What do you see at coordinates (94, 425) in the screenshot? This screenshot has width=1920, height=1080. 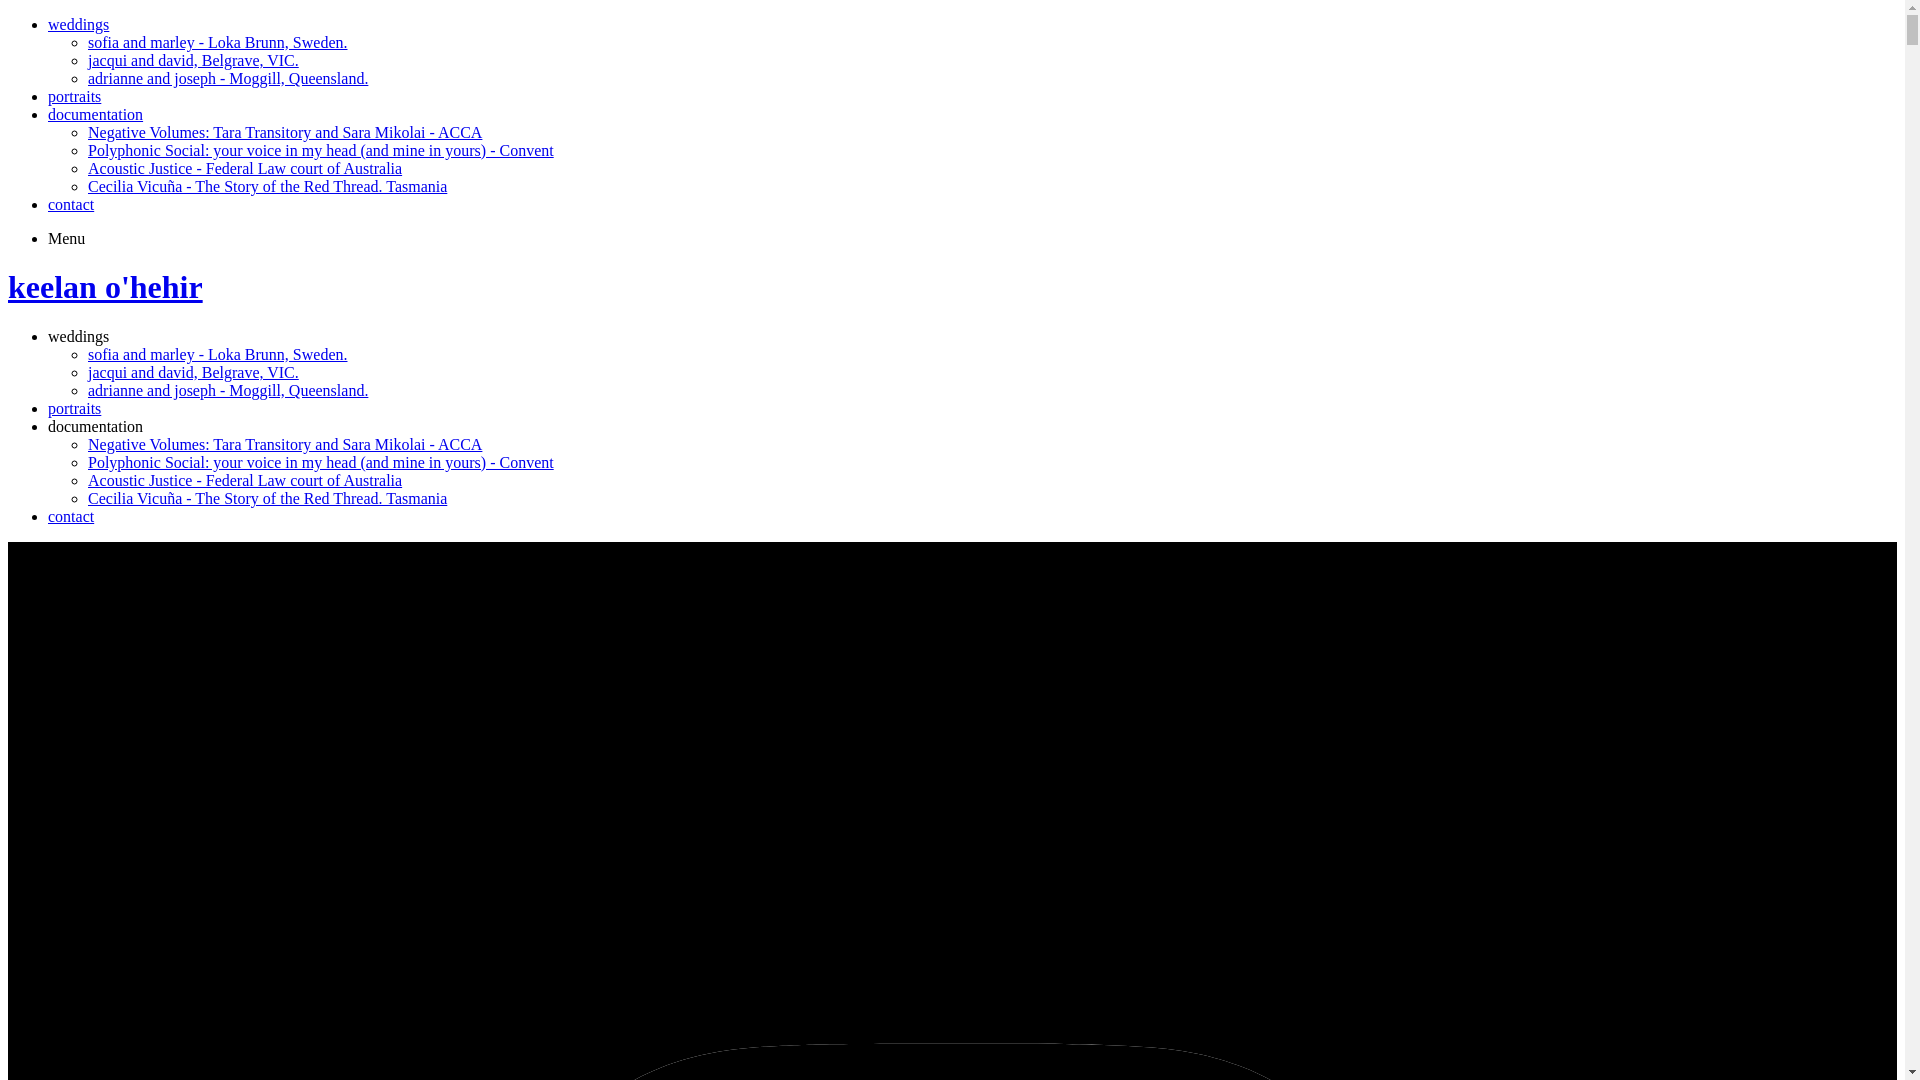 I see `'documentation'` at bounding box center [94, 425].